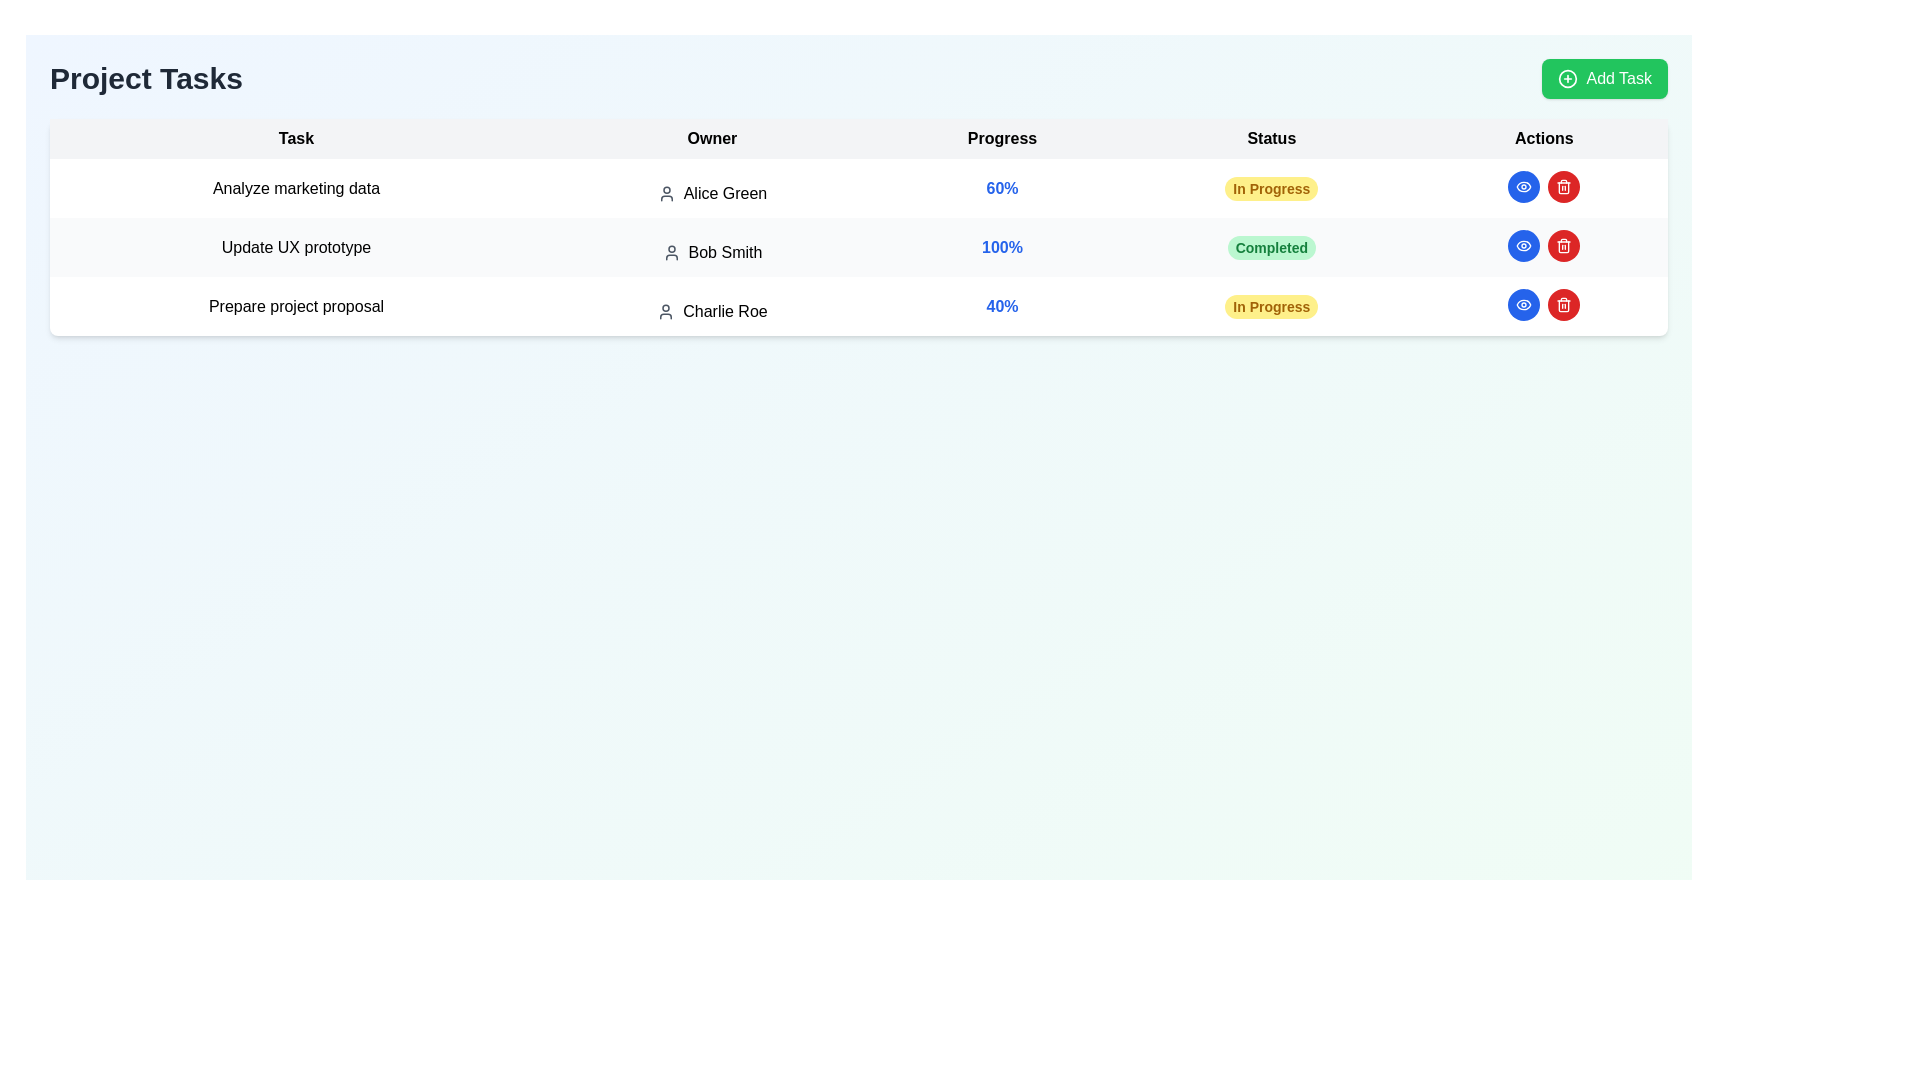 The image size is (1920, 1080). What do you see at coordinates (1543, 245) in the screenshot?
I see `the blue button in the Actions column for the task 'Update UX prototype' owned by 'Bob Smith'` at bounding box center [1543, 245].